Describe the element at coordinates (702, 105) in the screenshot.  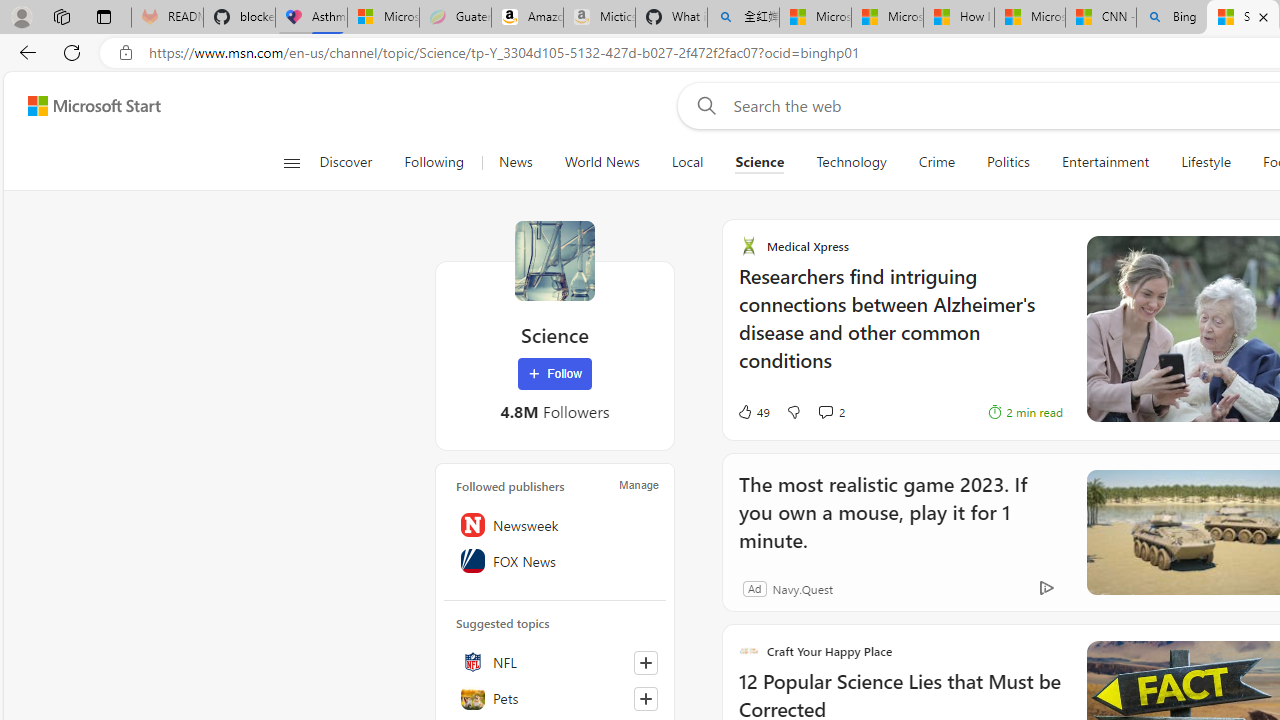
I see `'Web search'` at that location.